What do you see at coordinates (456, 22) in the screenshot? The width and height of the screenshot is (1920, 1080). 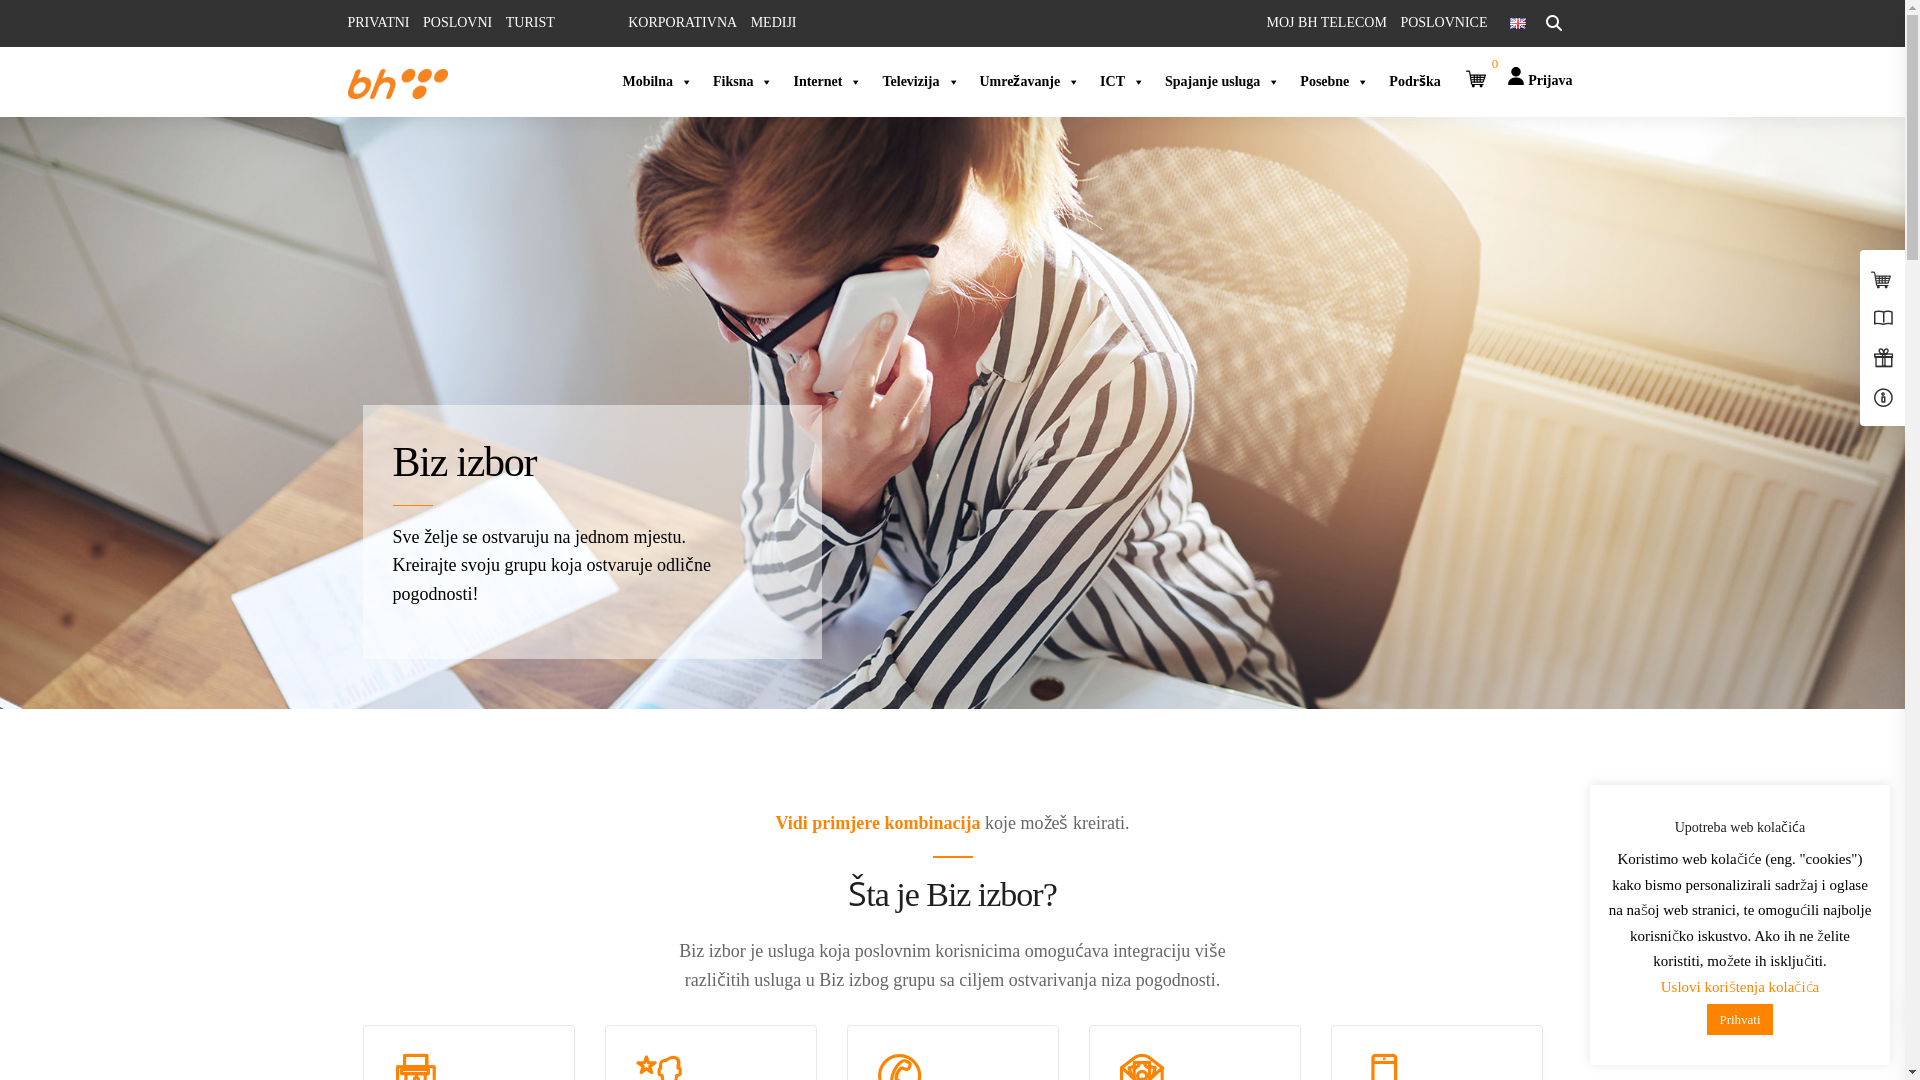 I see `'POSLOVNI'` at bounding box center [456, 22].